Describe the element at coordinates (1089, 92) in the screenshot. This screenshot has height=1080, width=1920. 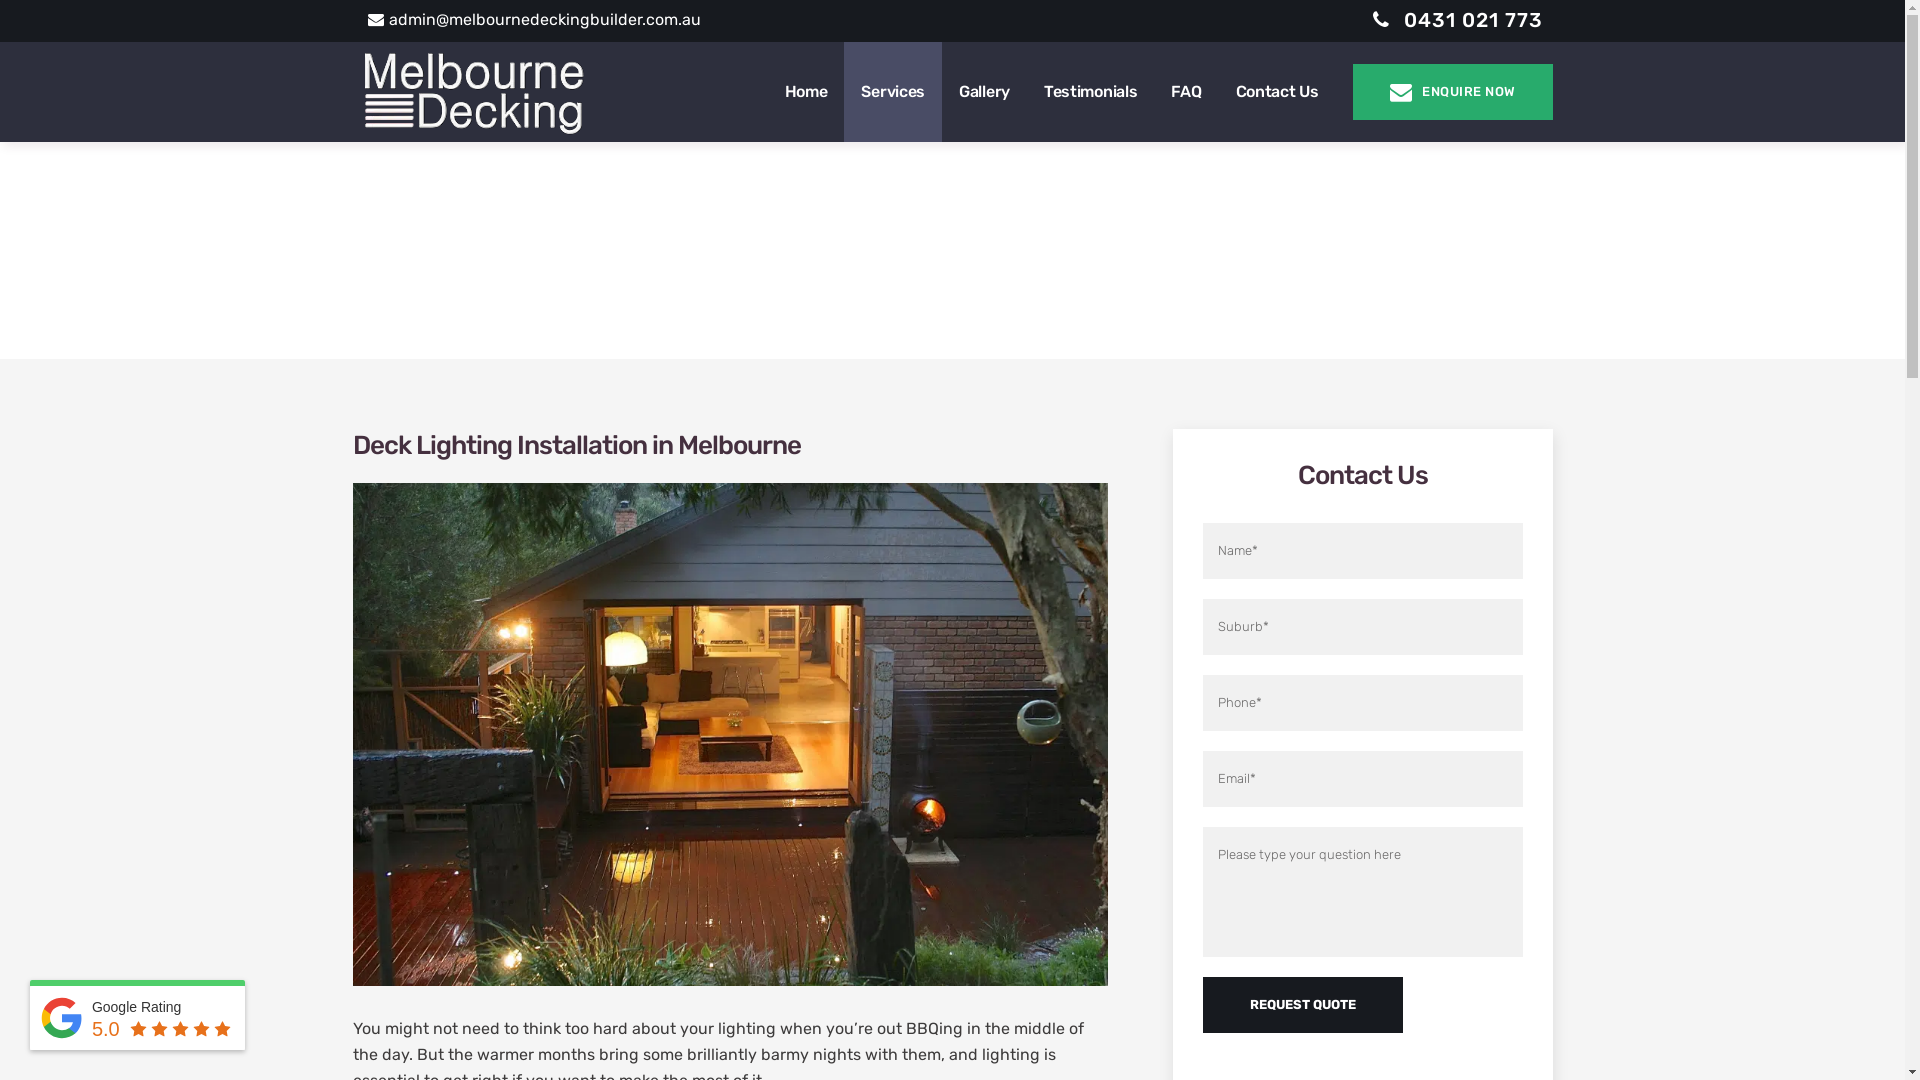
I see `'Testimonials'` at that location.